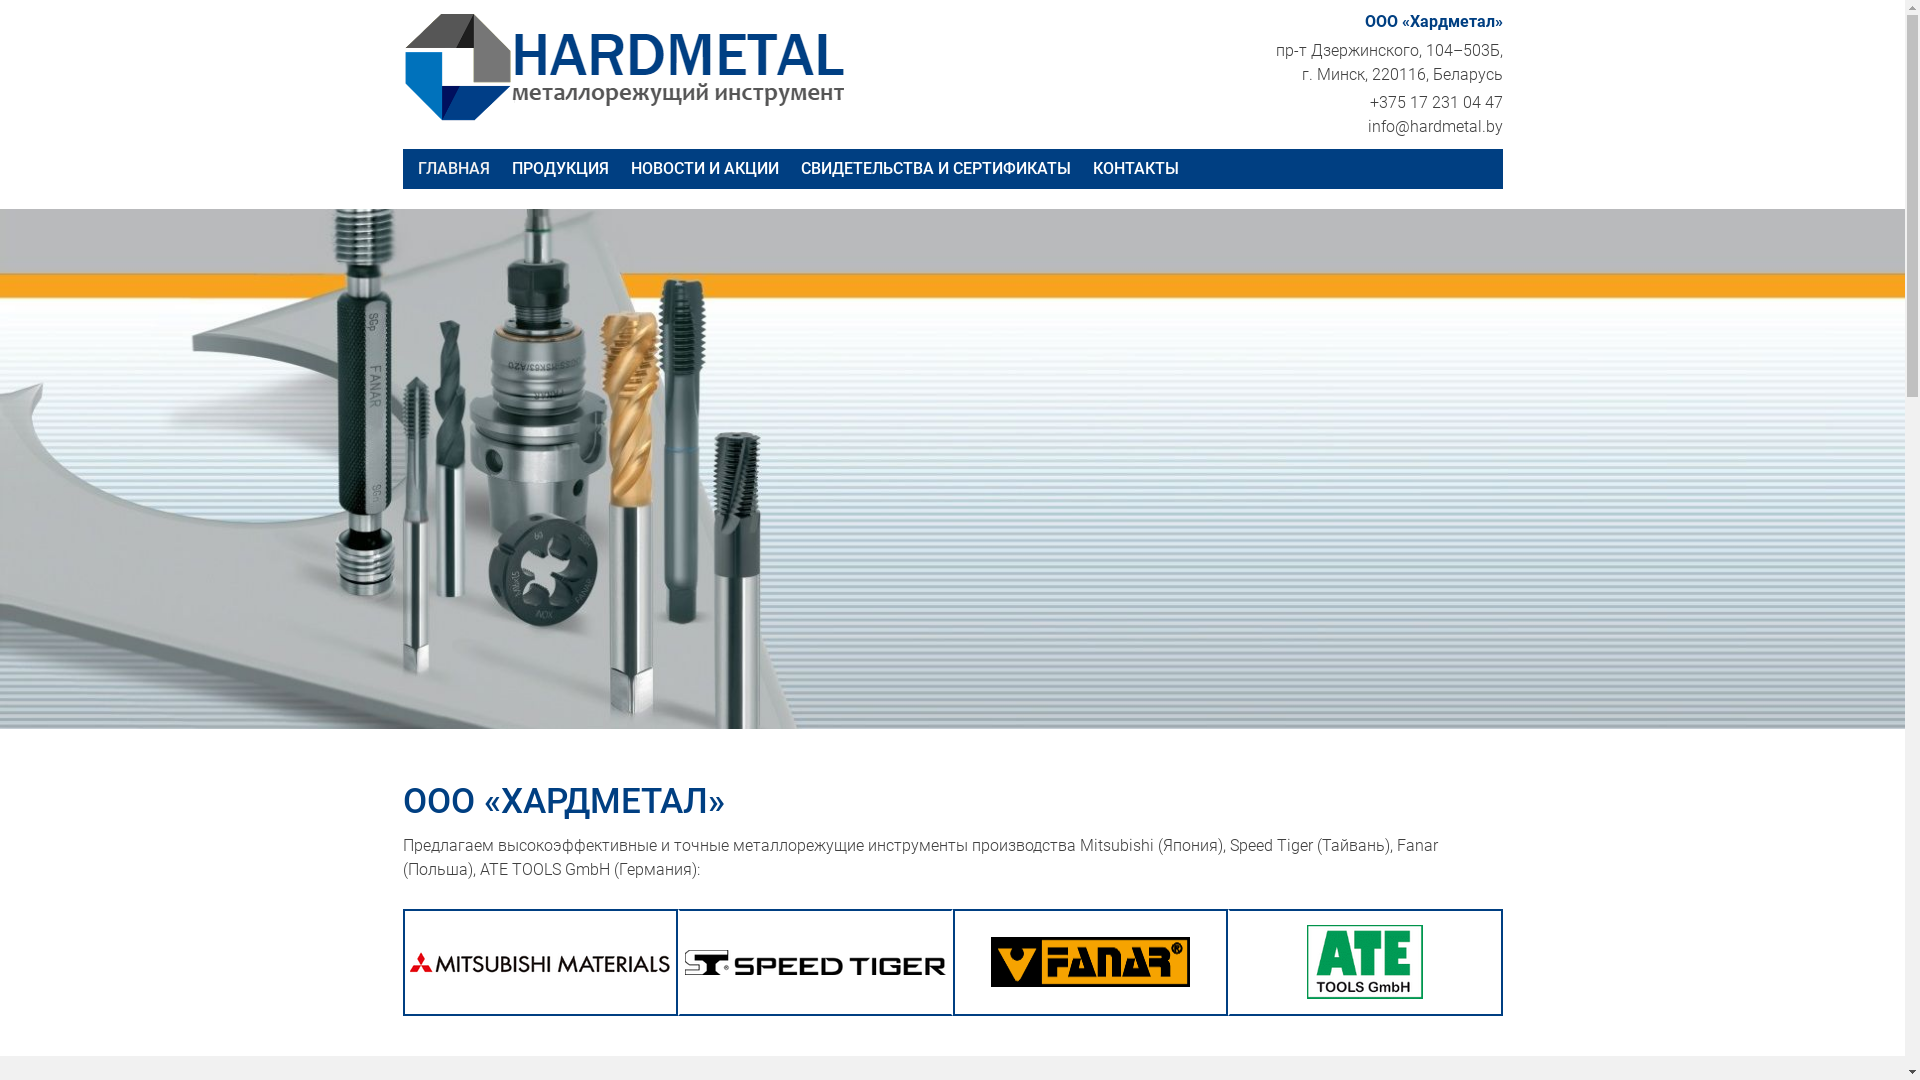 This screenshot has height=1080, width=1920. What do you see at coordinates (1434, 126) in the screenshot?
I see `'info@hardmetal.by'` at bounding box center [1434, 126].